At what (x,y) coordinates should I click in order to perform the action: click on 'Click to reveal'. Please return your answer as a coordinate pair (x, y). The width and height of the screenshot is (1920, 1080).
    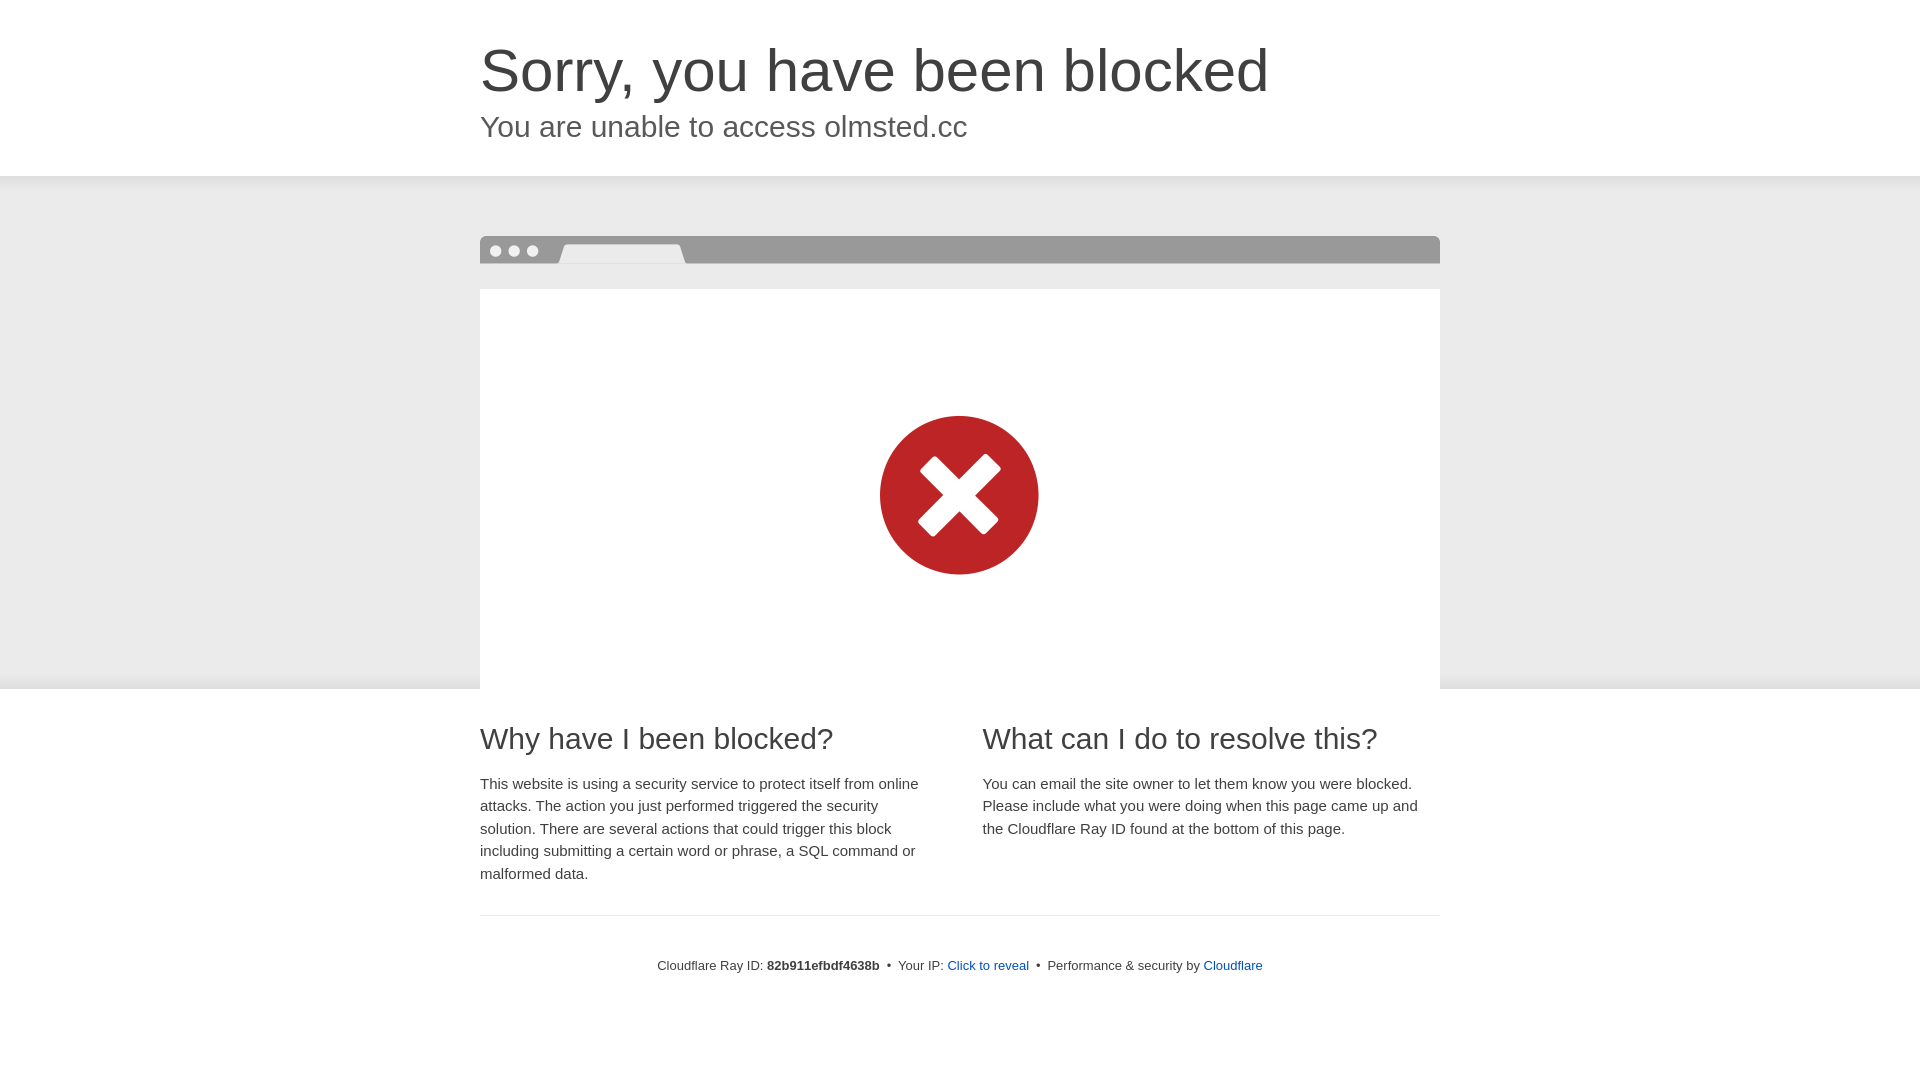
    Looking at the image, I should click on (988, 964).